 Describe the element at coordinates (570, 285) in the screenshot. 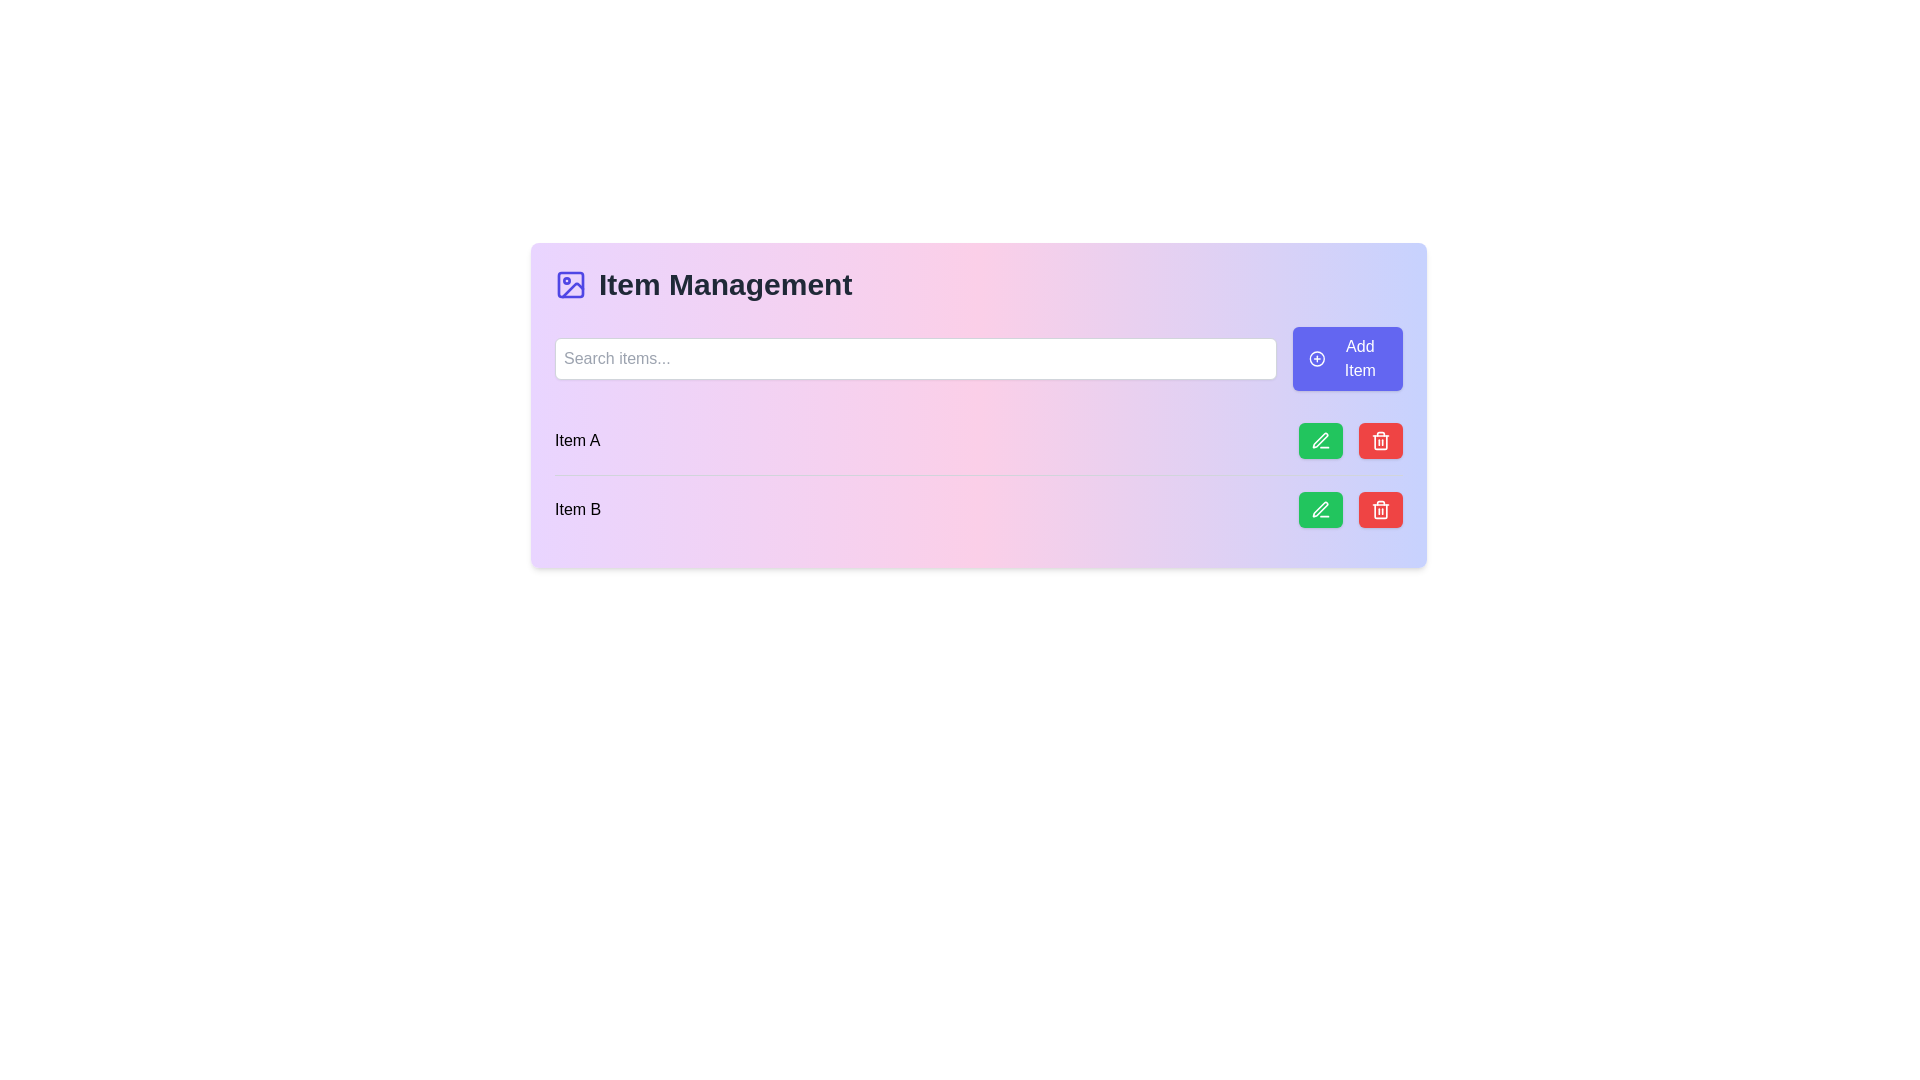

I see `the outlined purple icon located to the left of the 'Item Management' text in the header section of the card` at that location.